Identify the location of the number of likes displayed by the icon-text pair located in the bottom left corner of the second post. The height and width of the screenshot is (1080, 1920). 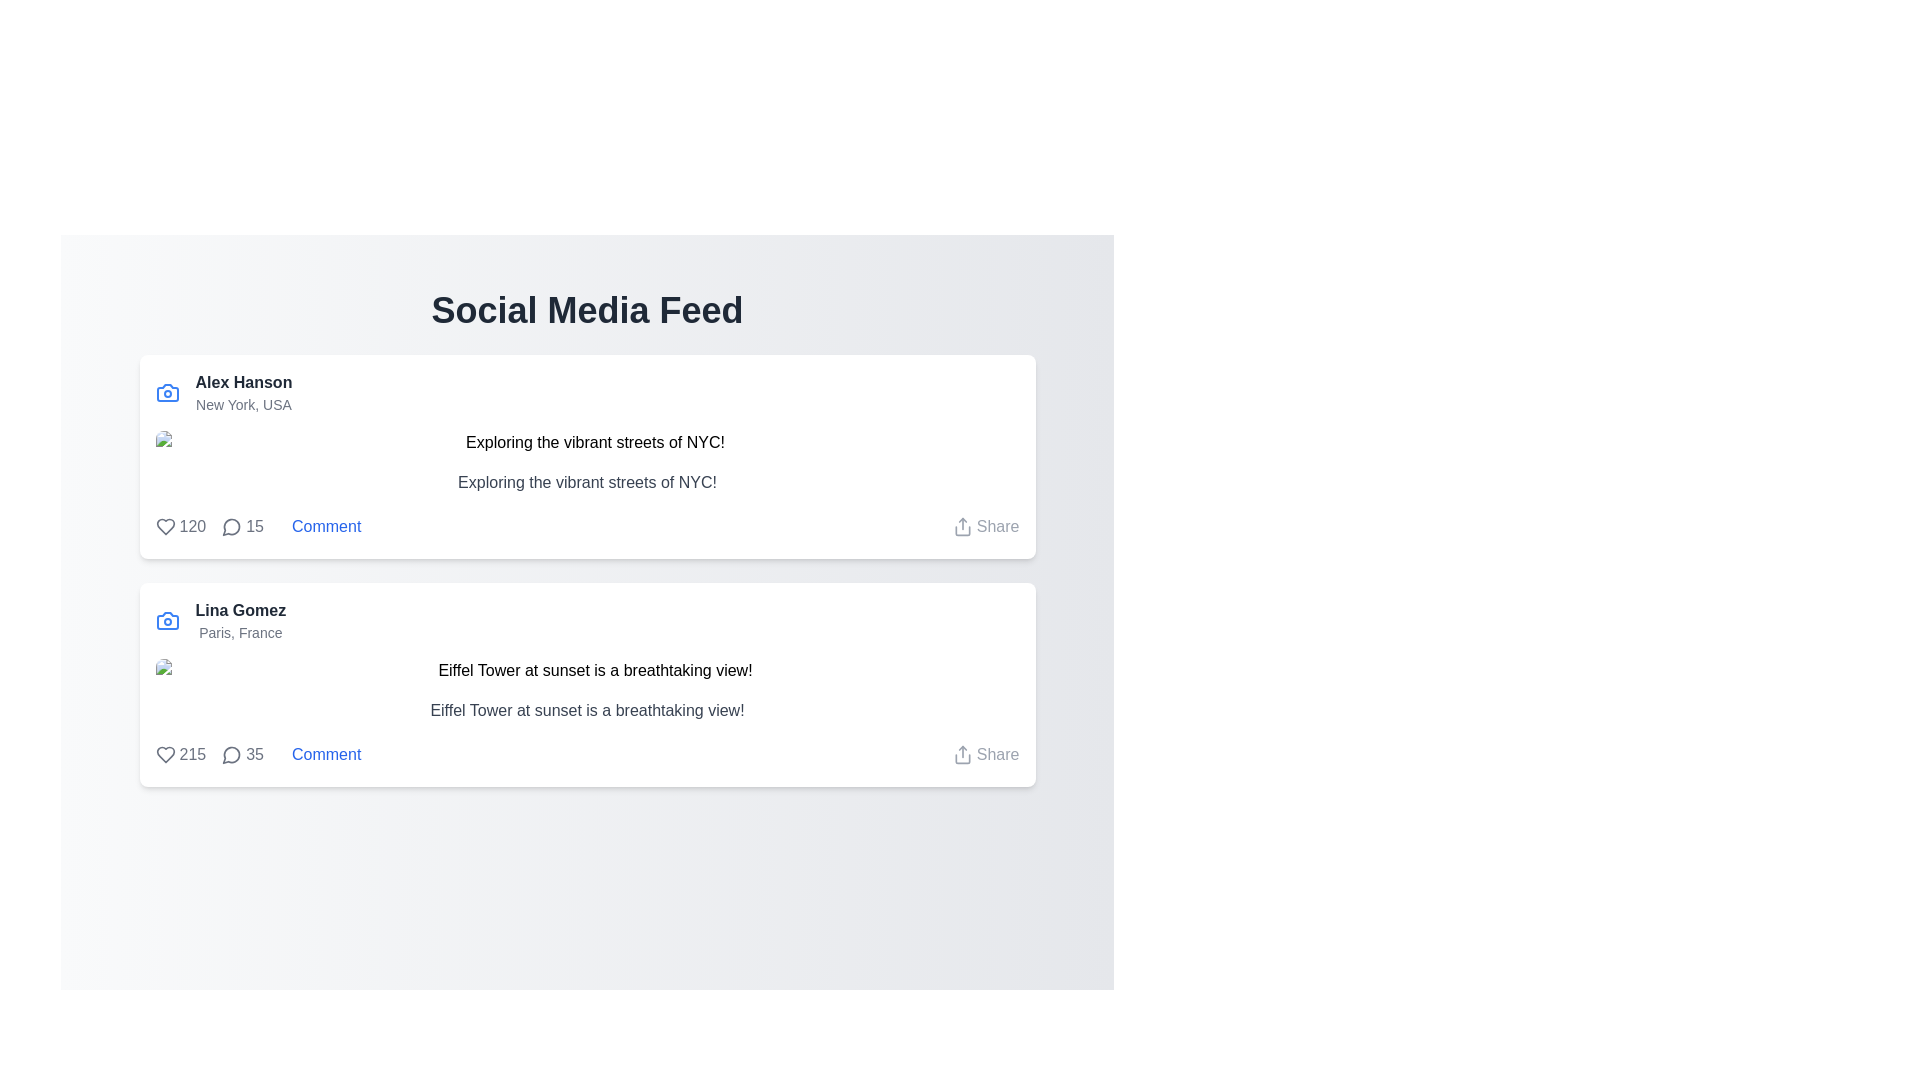
(180, 755).